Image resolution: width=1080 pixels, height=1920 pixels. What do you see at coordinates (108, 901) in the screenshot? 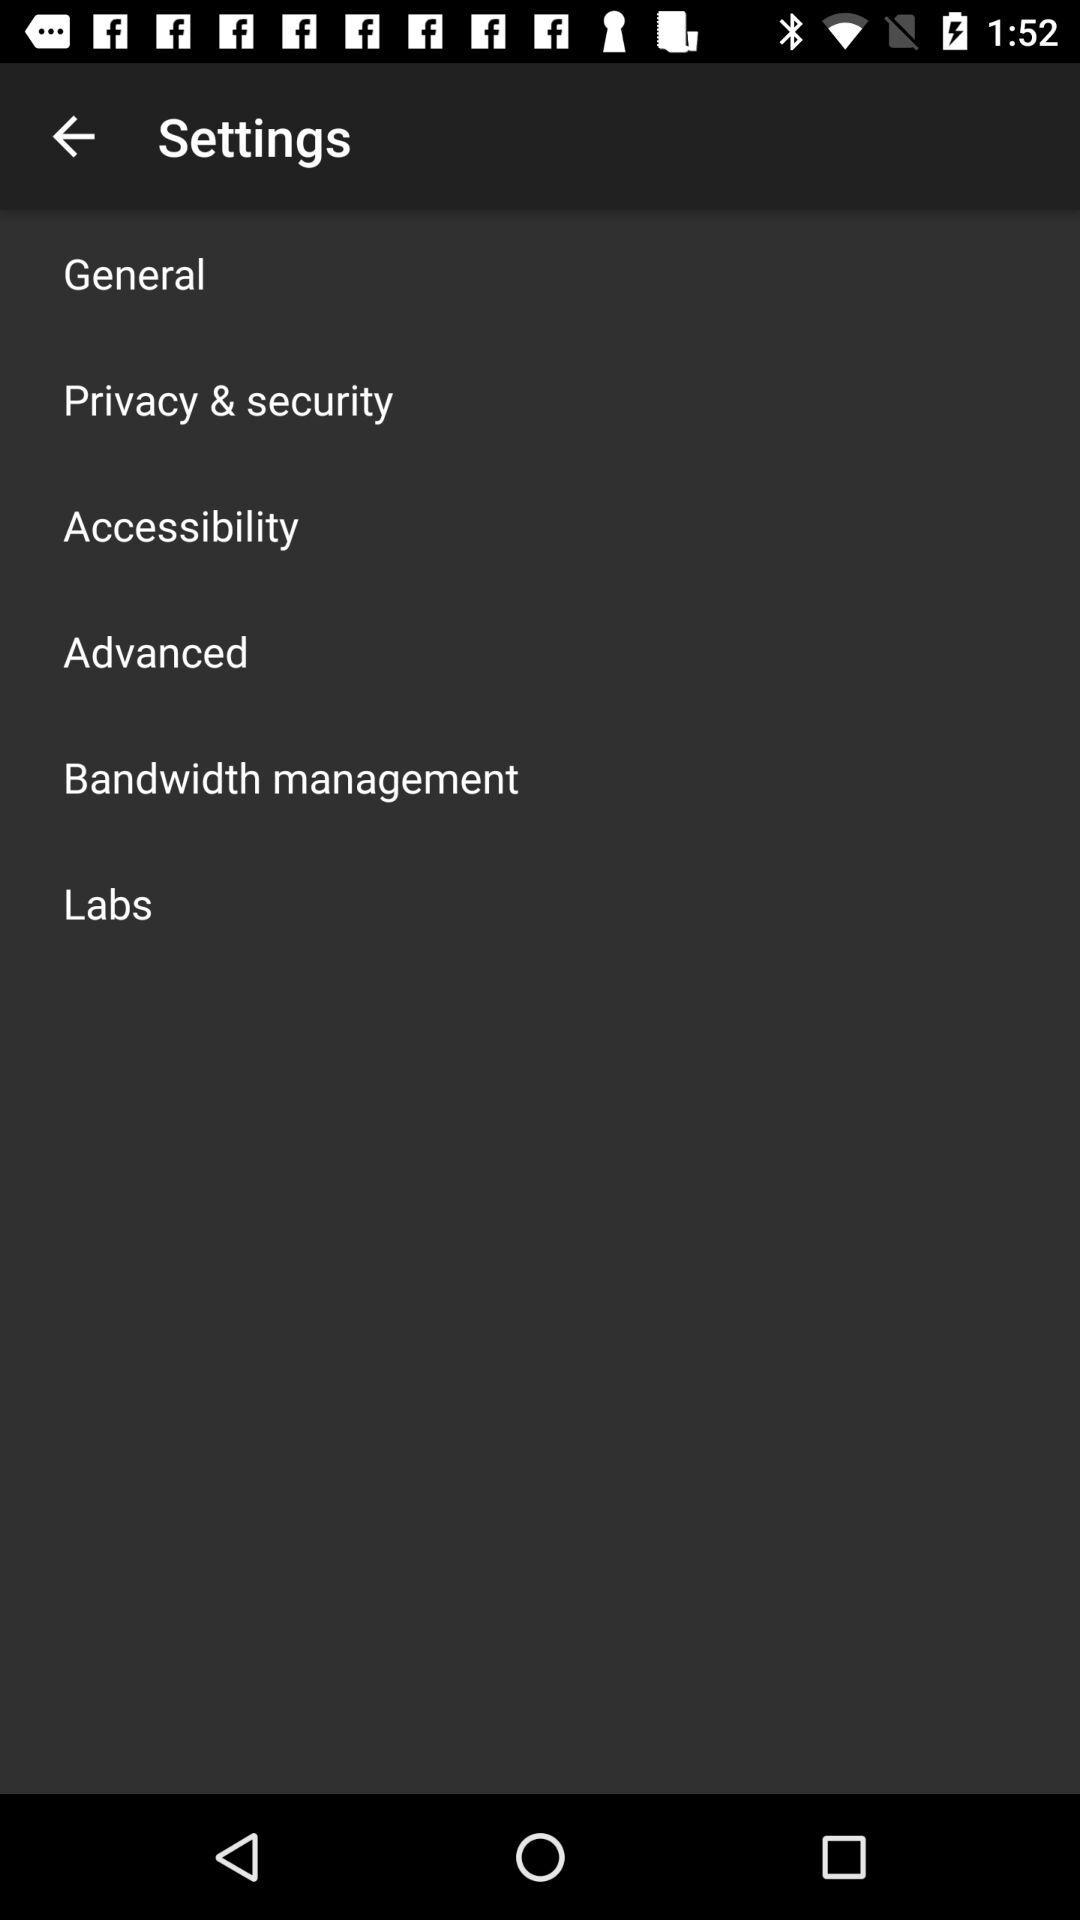
I see `labs item` at bounding box center [108, 901].